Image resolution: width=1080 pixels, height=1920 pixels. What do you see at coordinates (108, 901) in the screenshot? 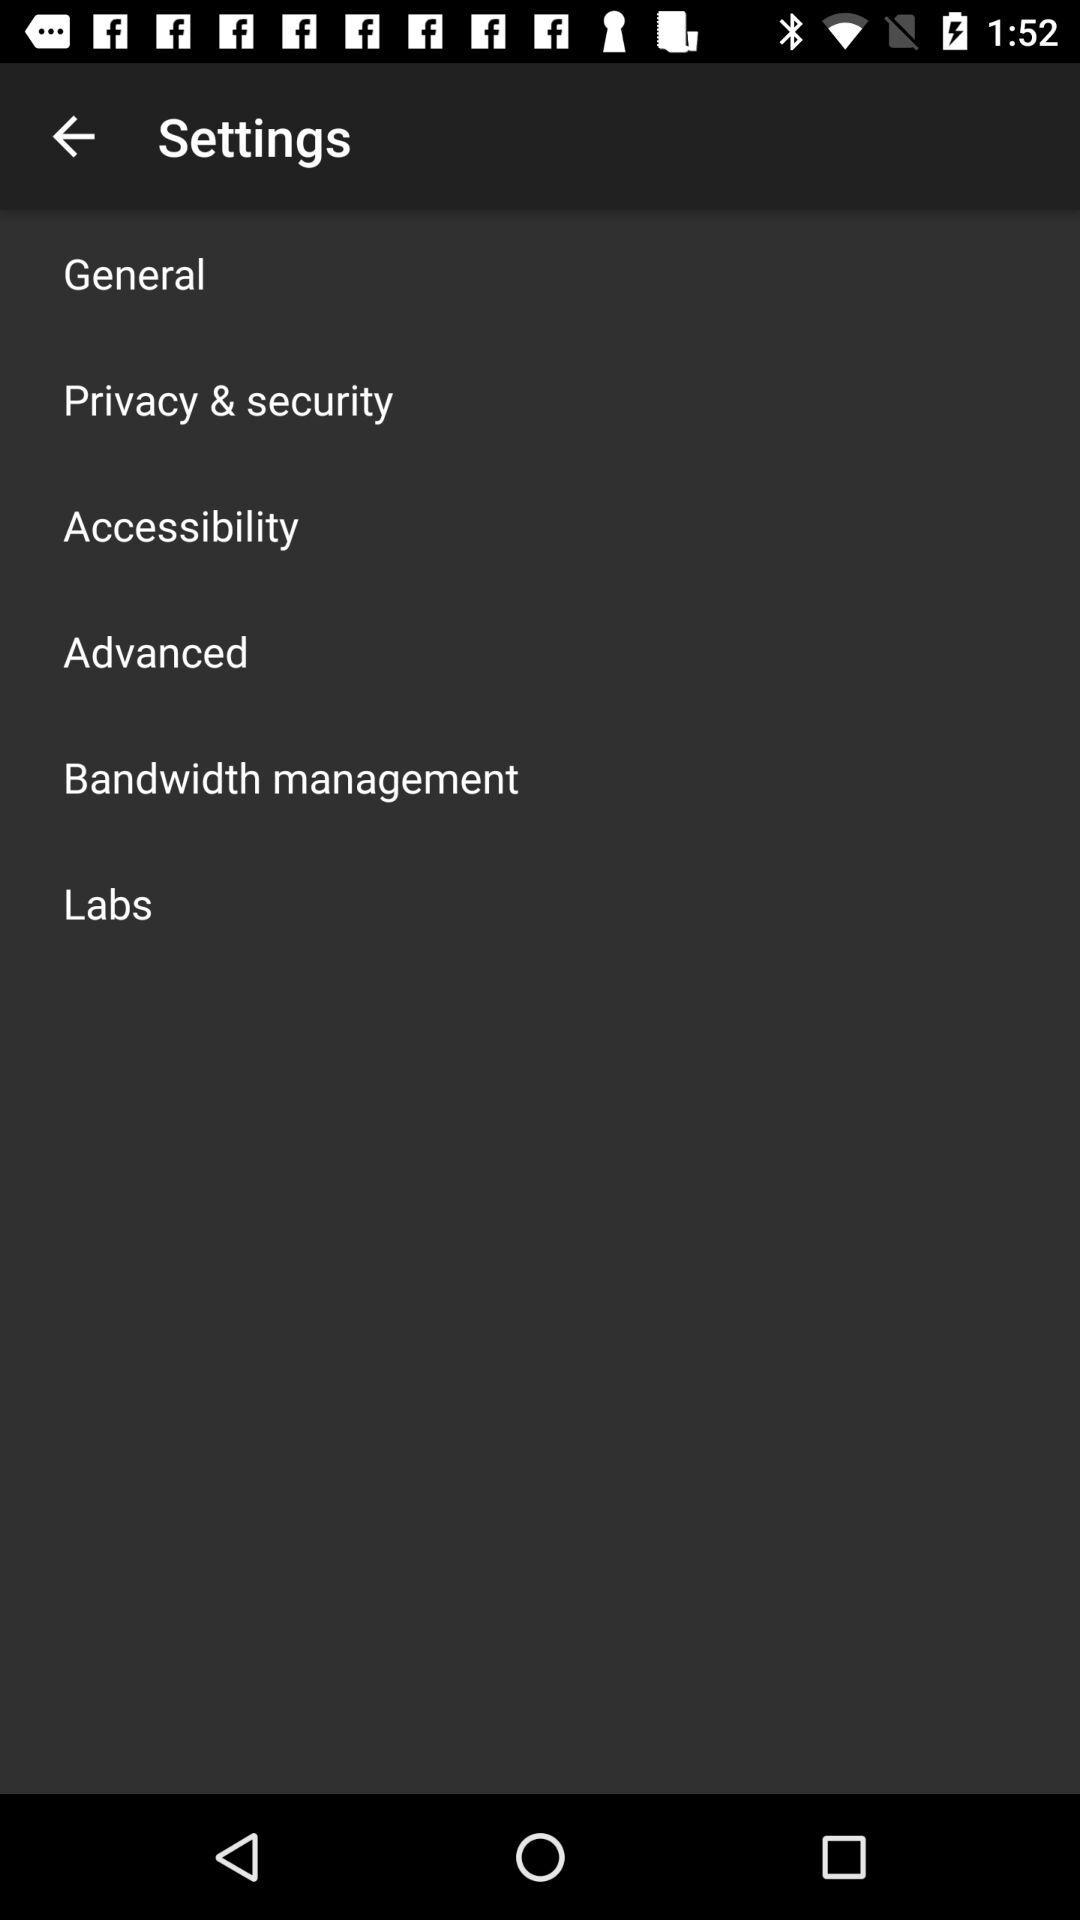
I see `labs item` at bounding box center [108, 901].